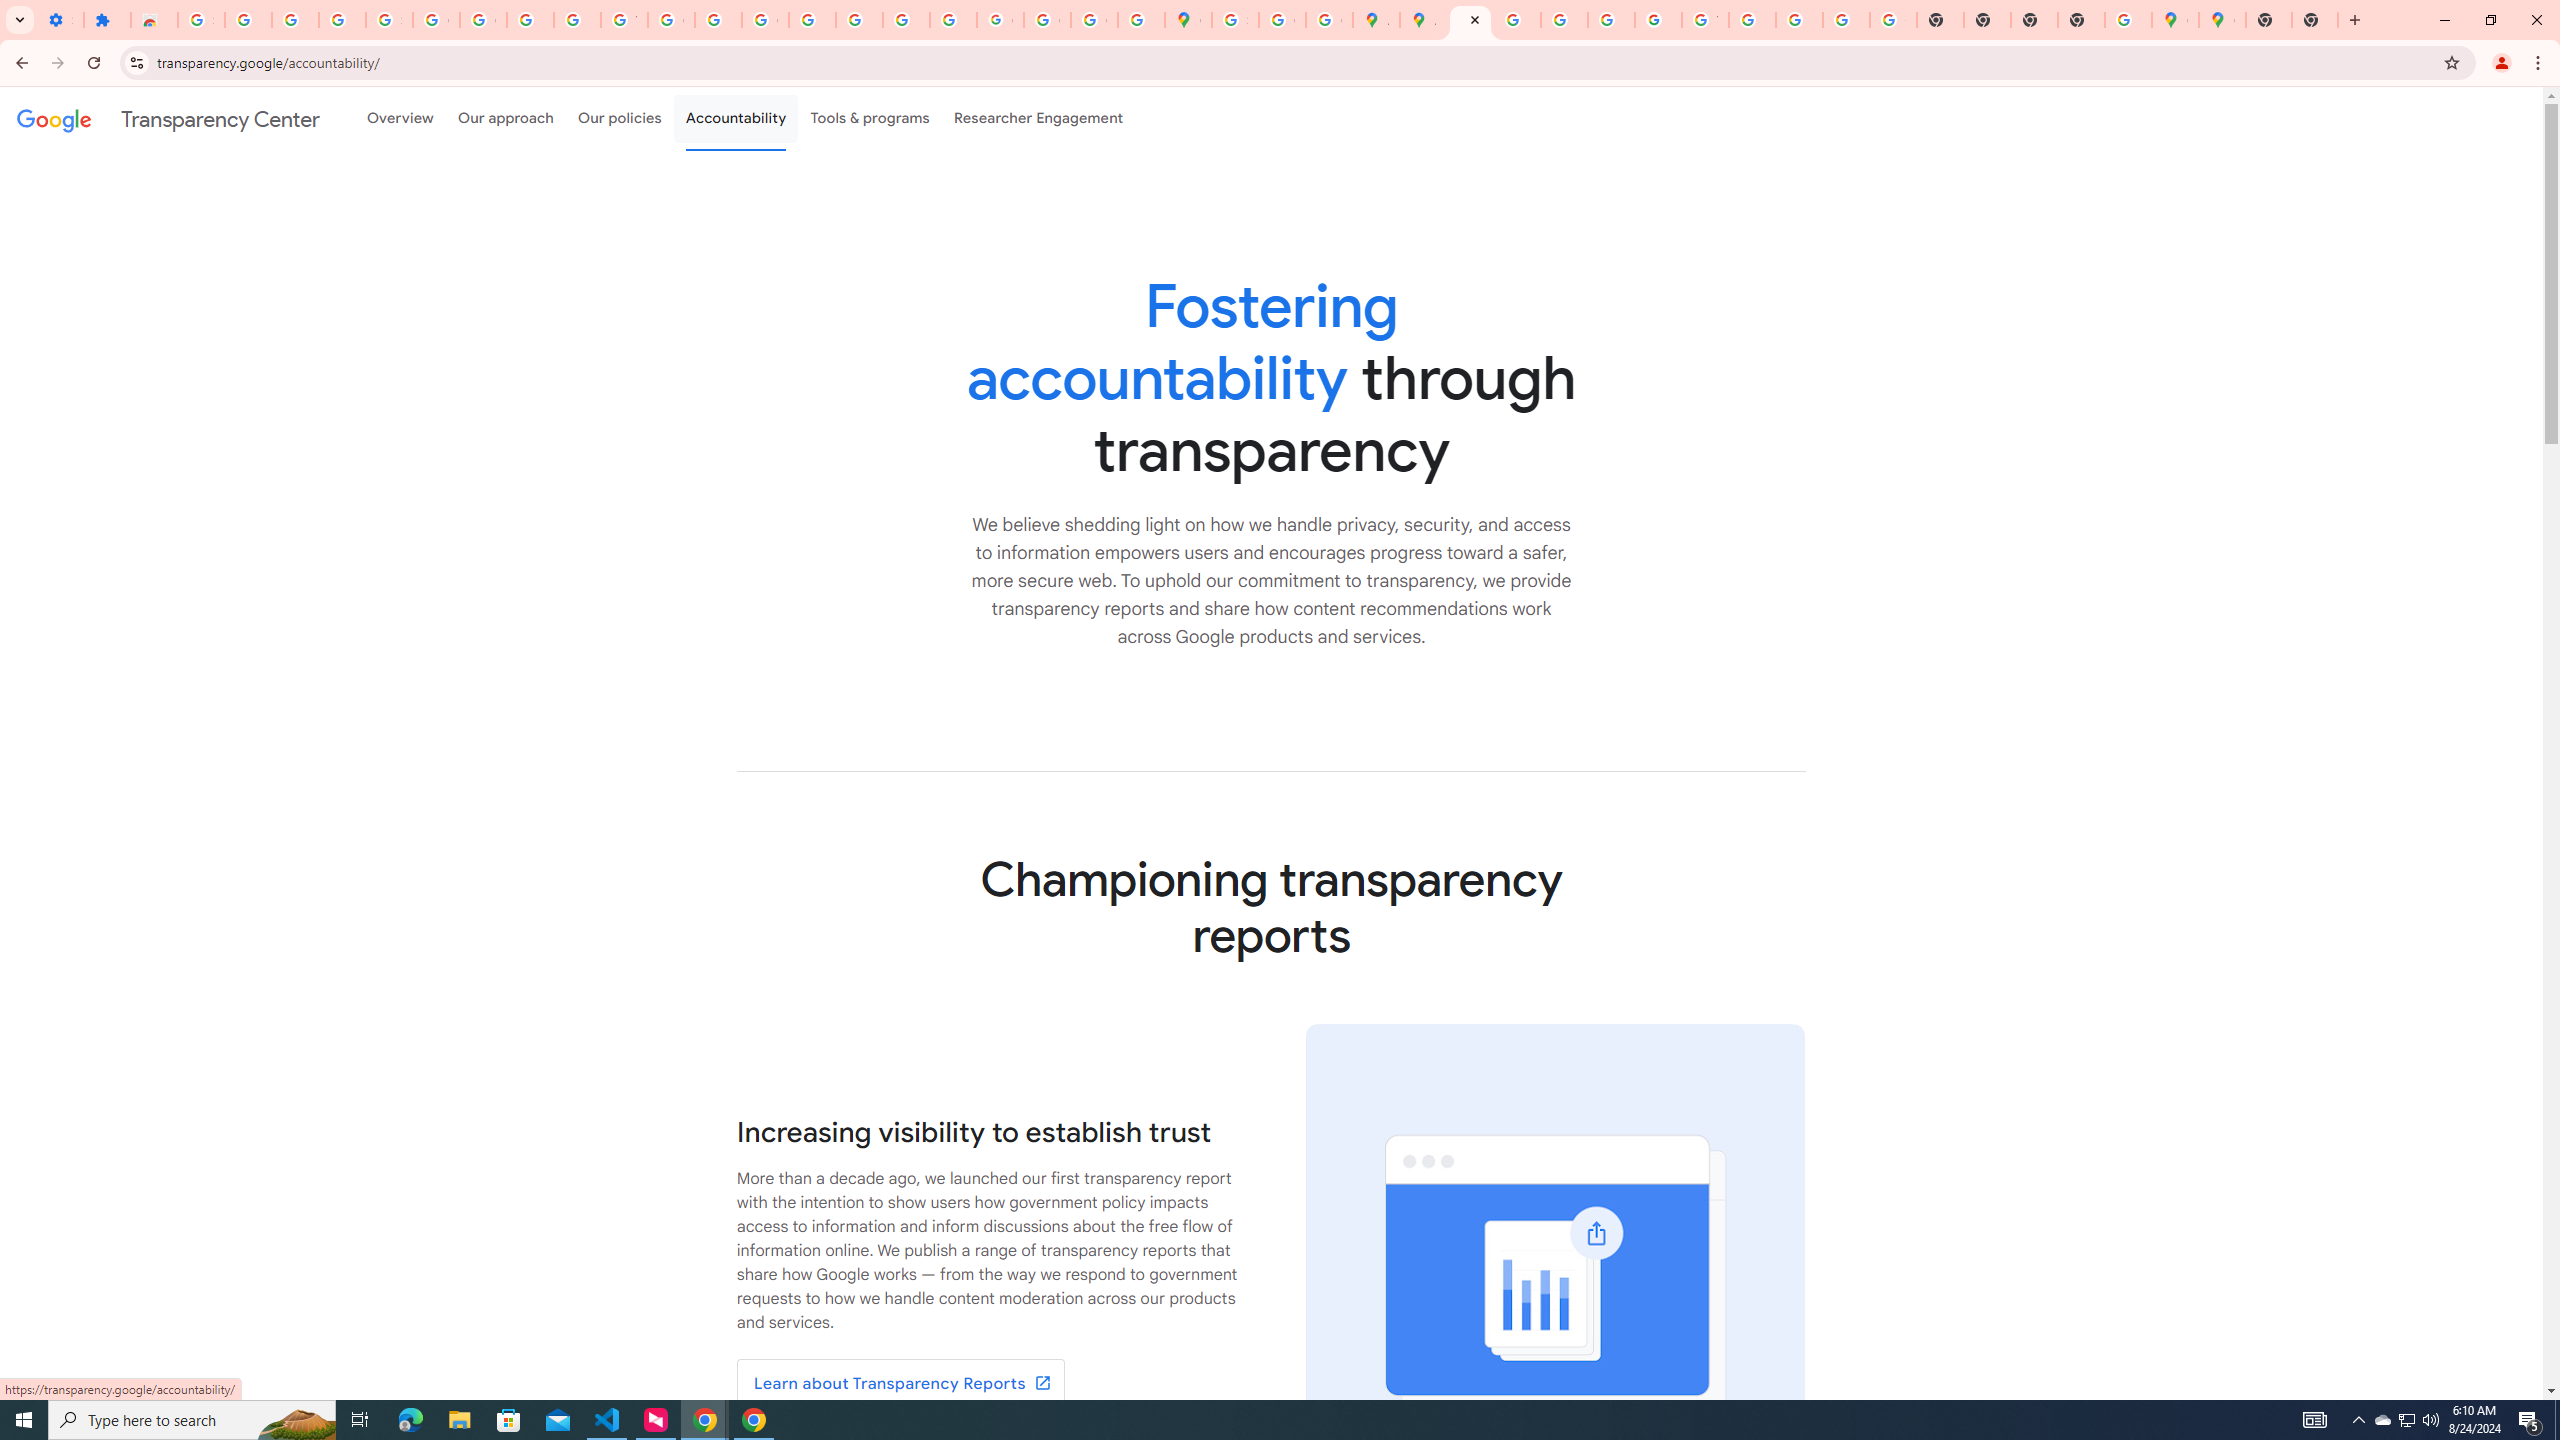 The height and width of the screenshot is (1440, 2560). What do you see at coordinates (199, 19) in the screenshot?
I see `'Sign in - Google Accounts'` at bounding box center [199, 19].